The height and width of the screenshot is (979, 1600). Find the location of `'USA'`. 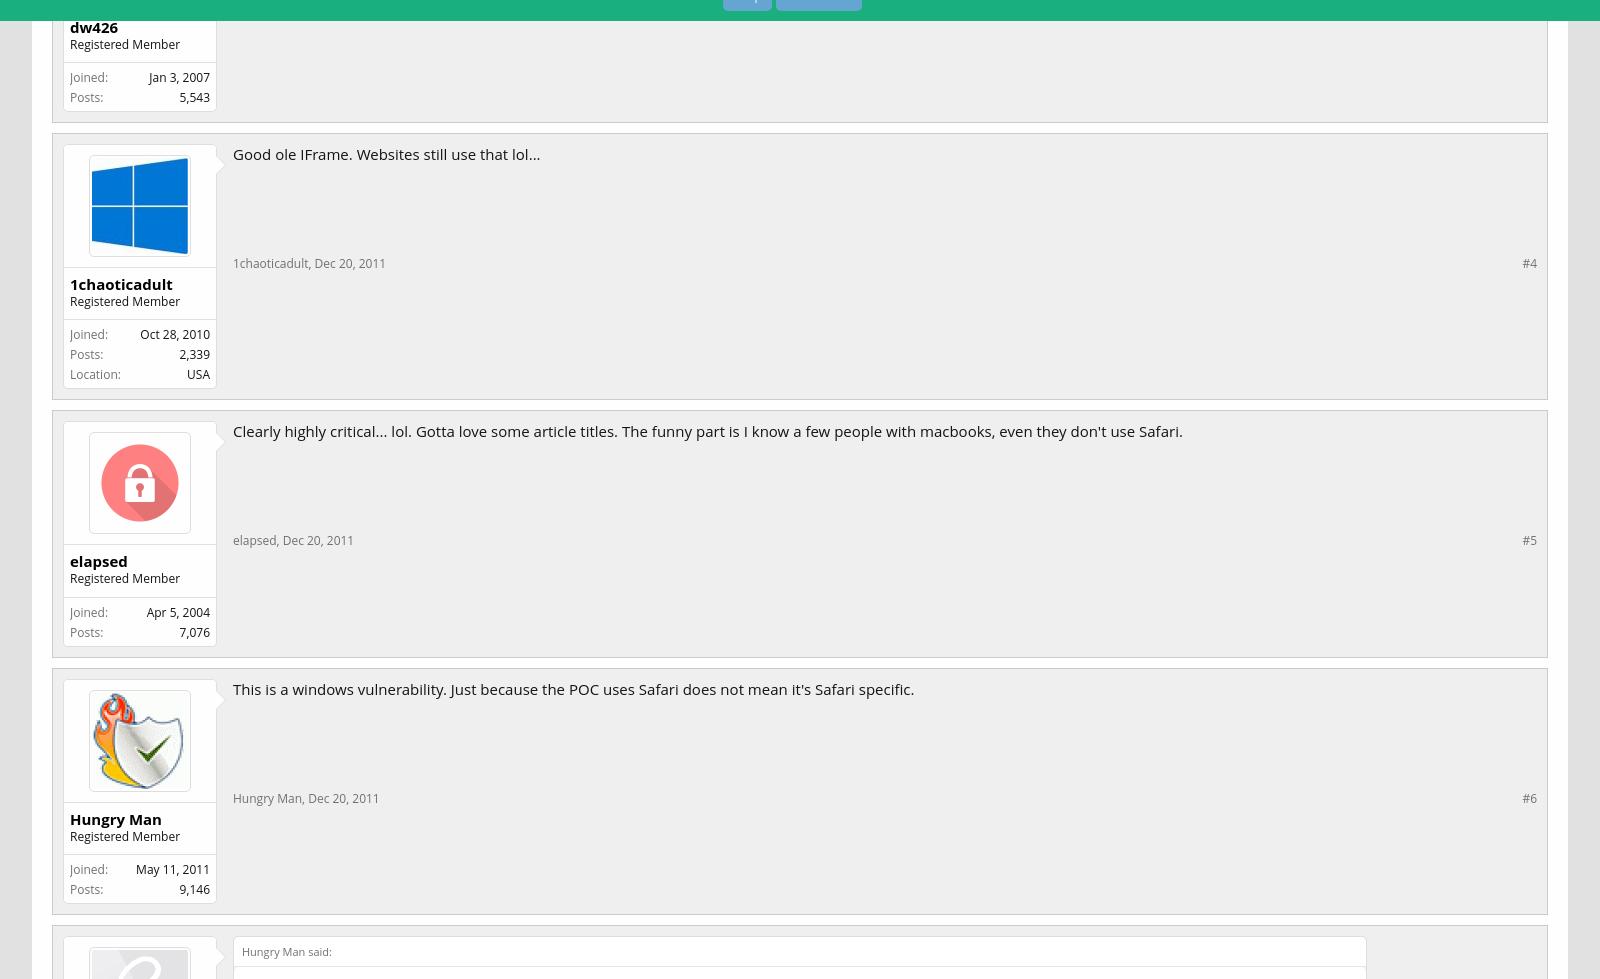

'USA' is located at coordinates (197, 374).